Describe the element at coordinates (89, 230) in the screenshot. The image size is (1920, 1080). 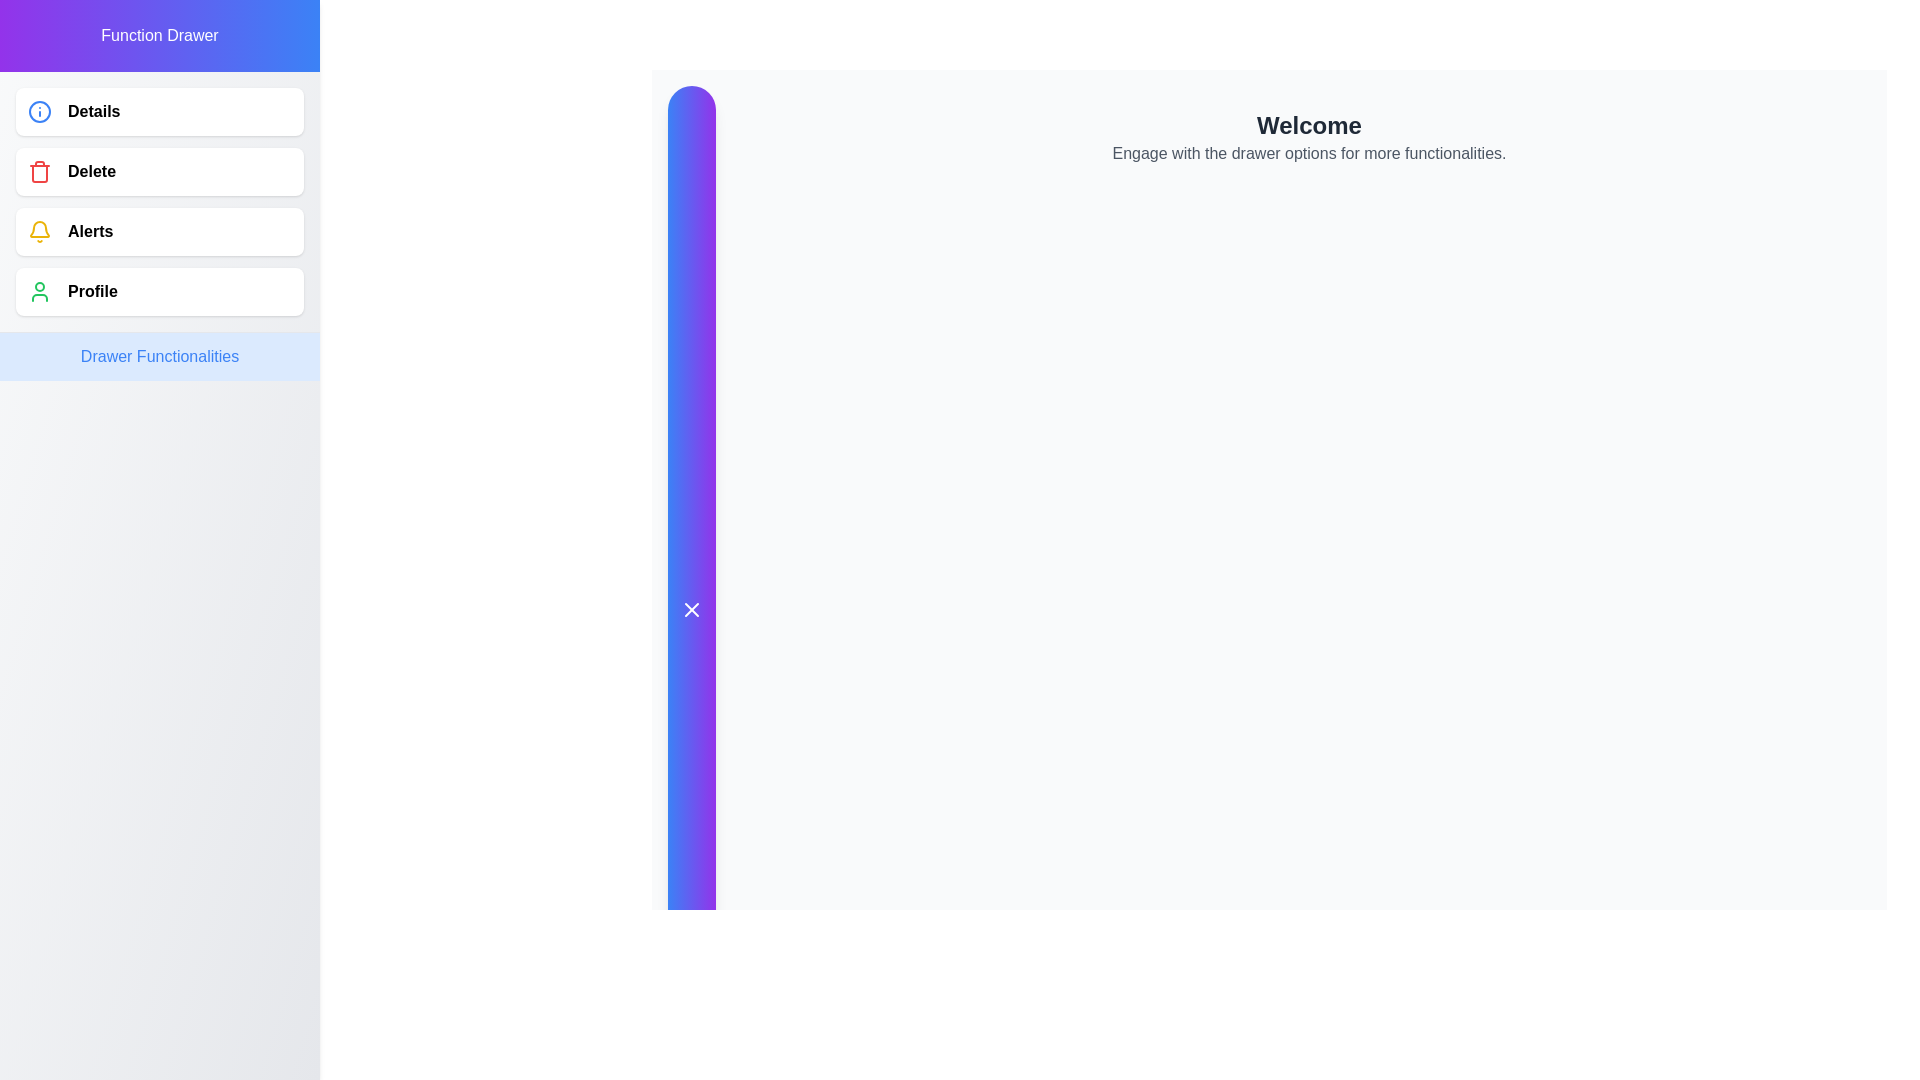
I see `the 'Alerts' text label located in the left-aligned drawer menu, positioned below the 'Delete' option and above the 'Profile' option, for contextual information` at that location.